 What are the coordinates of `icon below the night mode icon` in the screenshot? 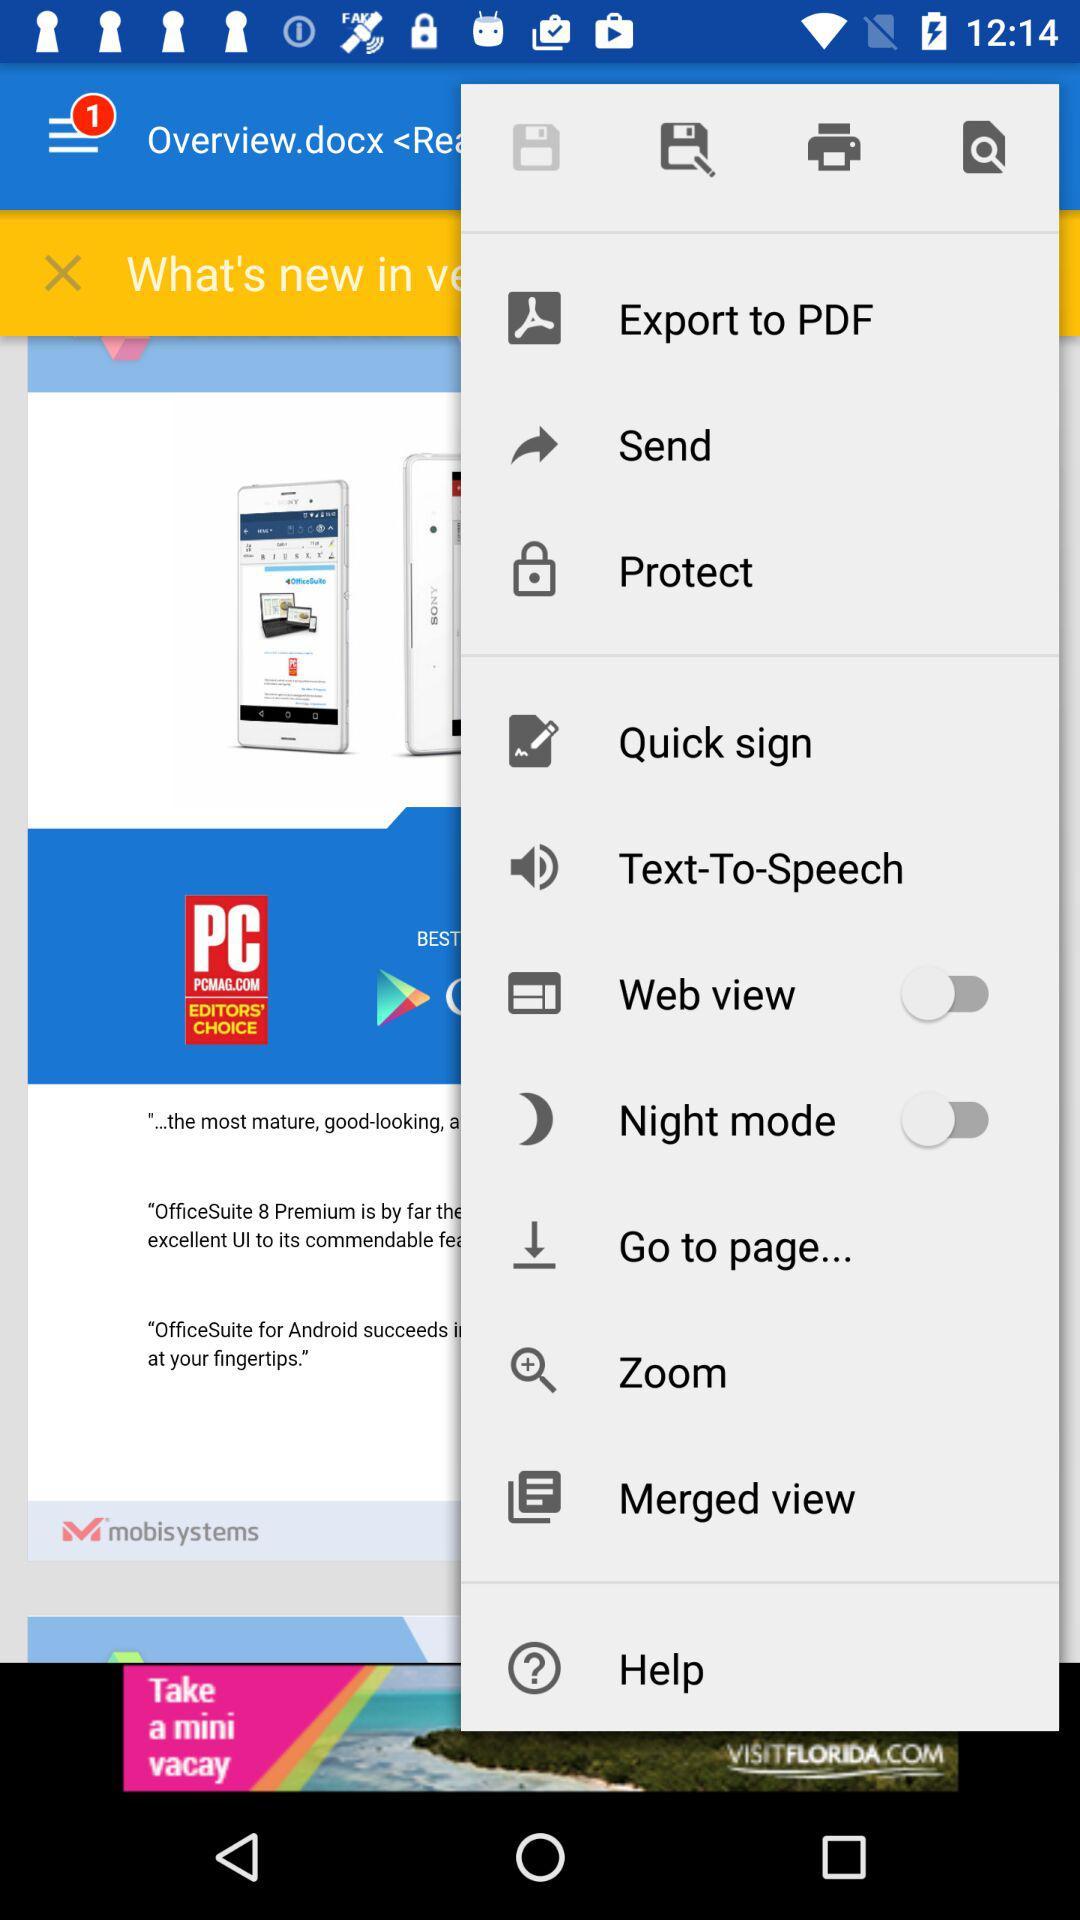 It's located at (759, 1243).